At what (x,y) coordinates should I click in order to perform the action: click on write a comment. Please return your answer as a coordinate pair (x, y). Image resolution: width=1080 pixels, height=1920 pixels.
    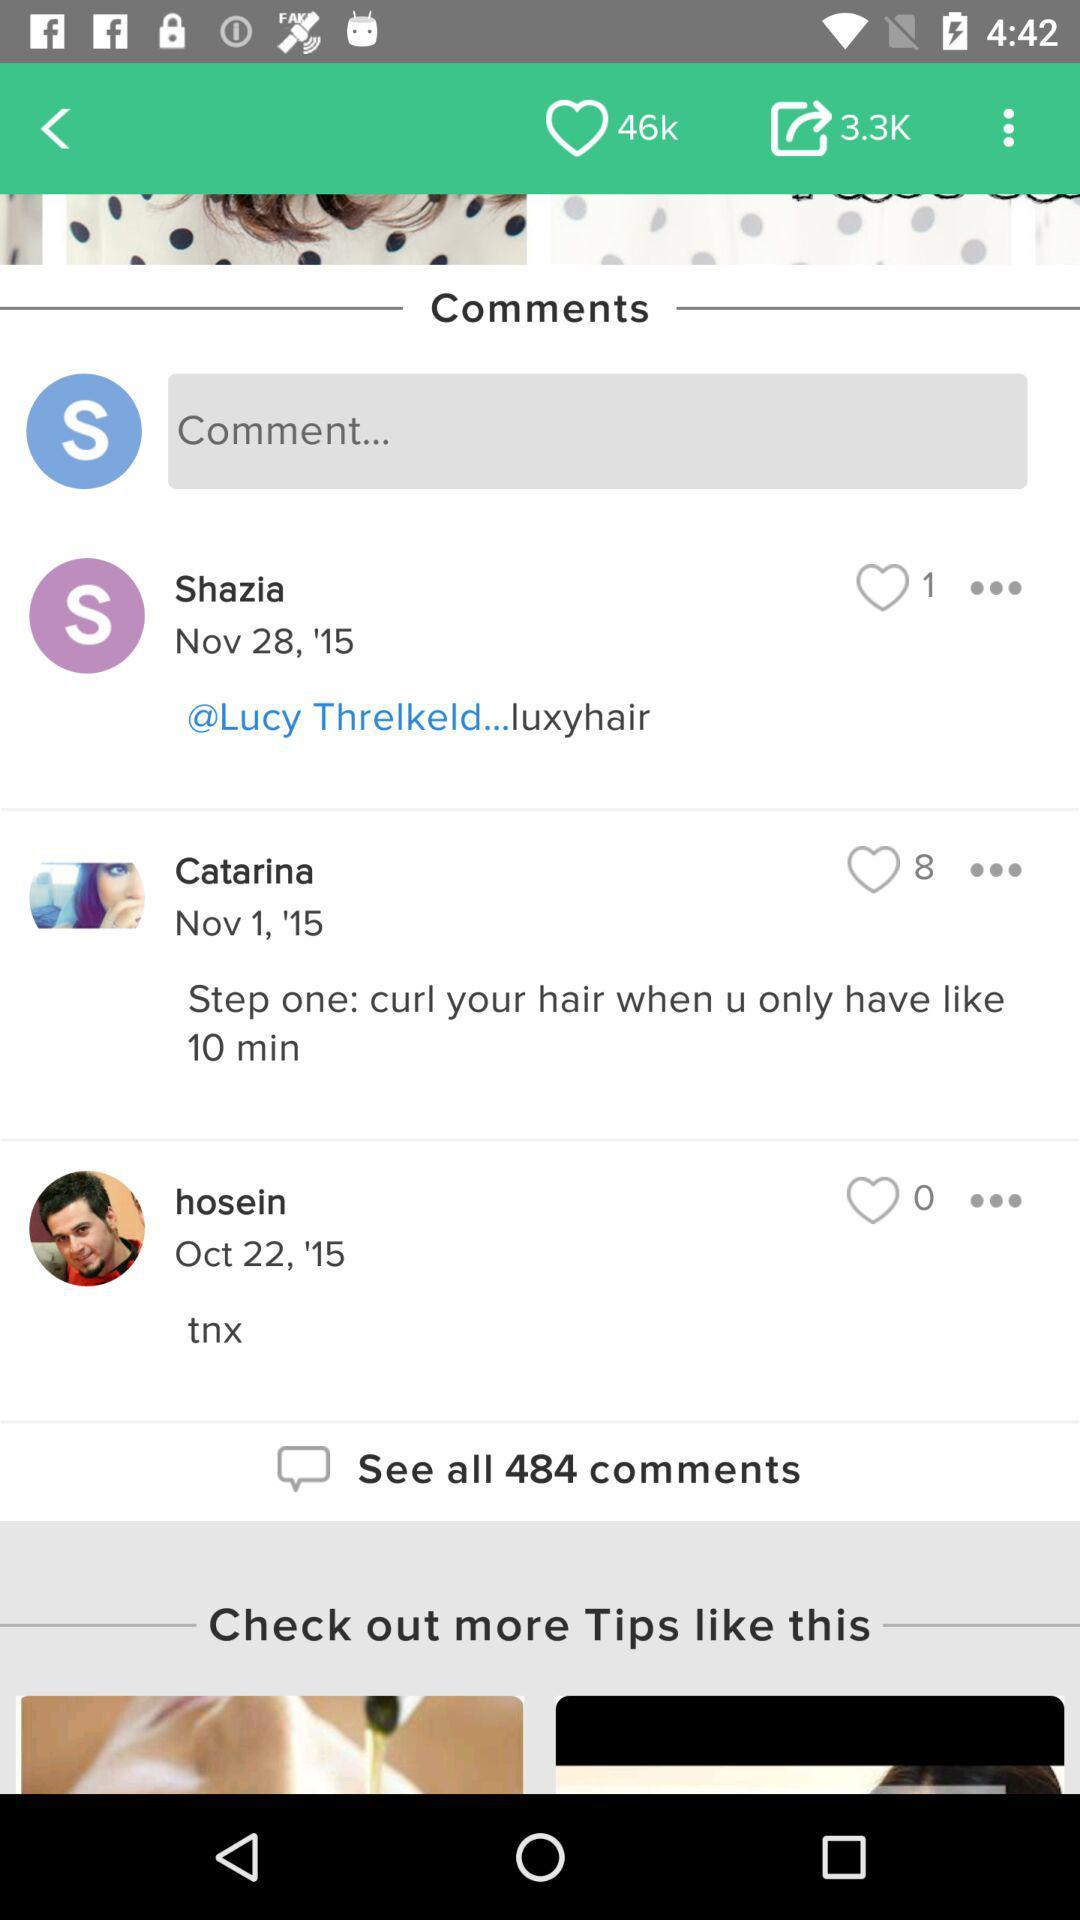
    Looking at the image, I should click on (596, 430).